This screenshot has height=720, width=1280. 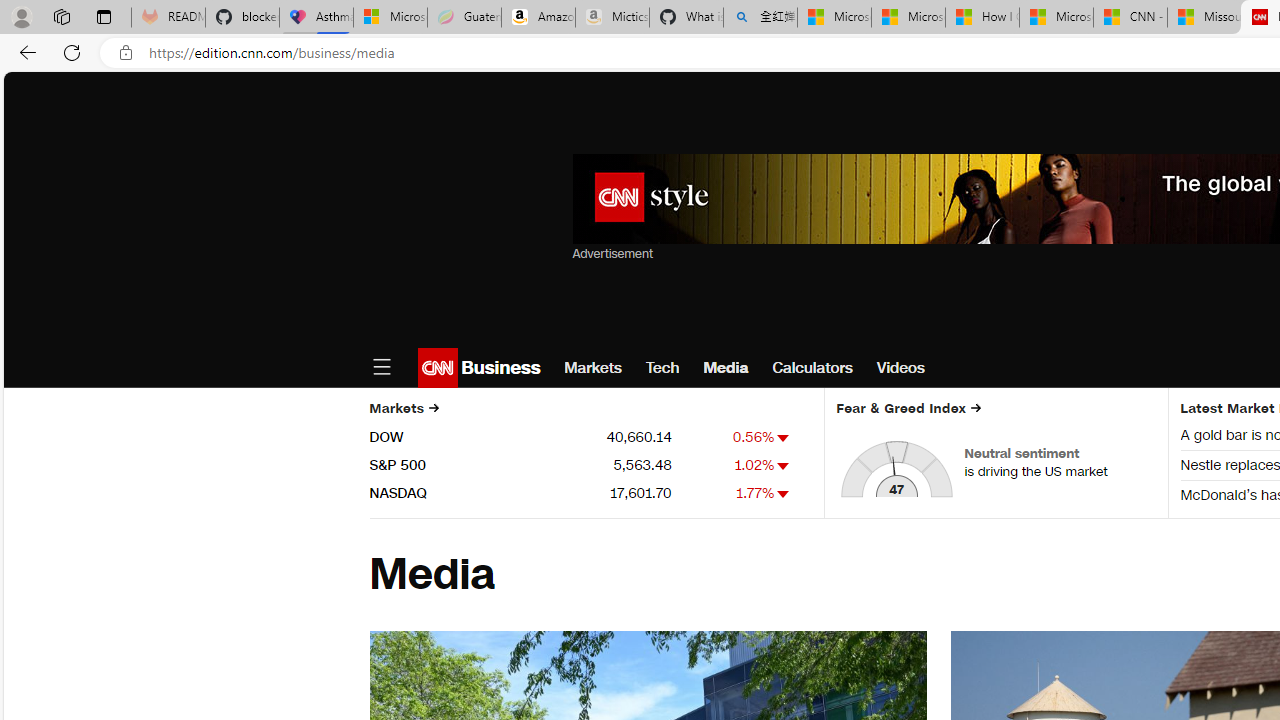 What do you see at coordinates (975, 407) in the screenshot?
I see `'Class: right-arrow'` at bounding box center [975, 407].